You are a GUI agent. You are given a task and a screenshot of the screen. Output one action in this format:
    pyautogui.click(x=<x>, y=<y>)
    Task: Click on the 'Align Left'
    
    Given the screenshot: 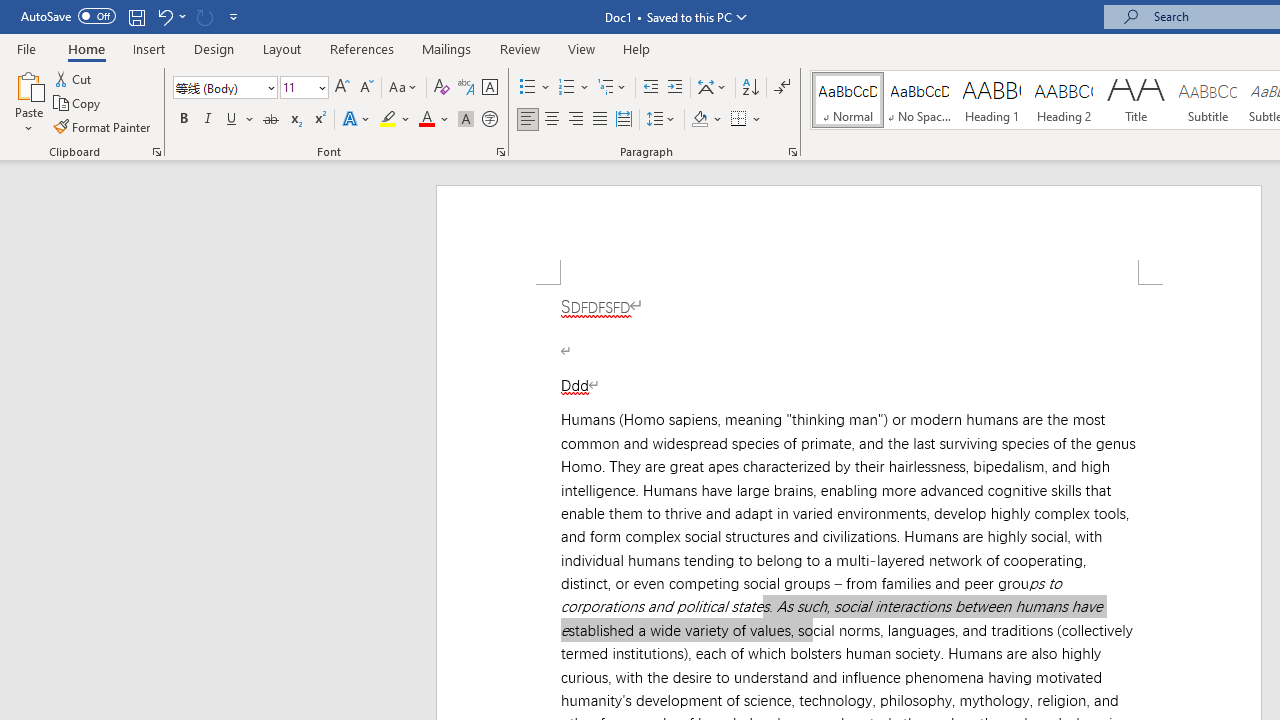 What is the action you would take?
    pyautogui.click(x=528, y=119)
    